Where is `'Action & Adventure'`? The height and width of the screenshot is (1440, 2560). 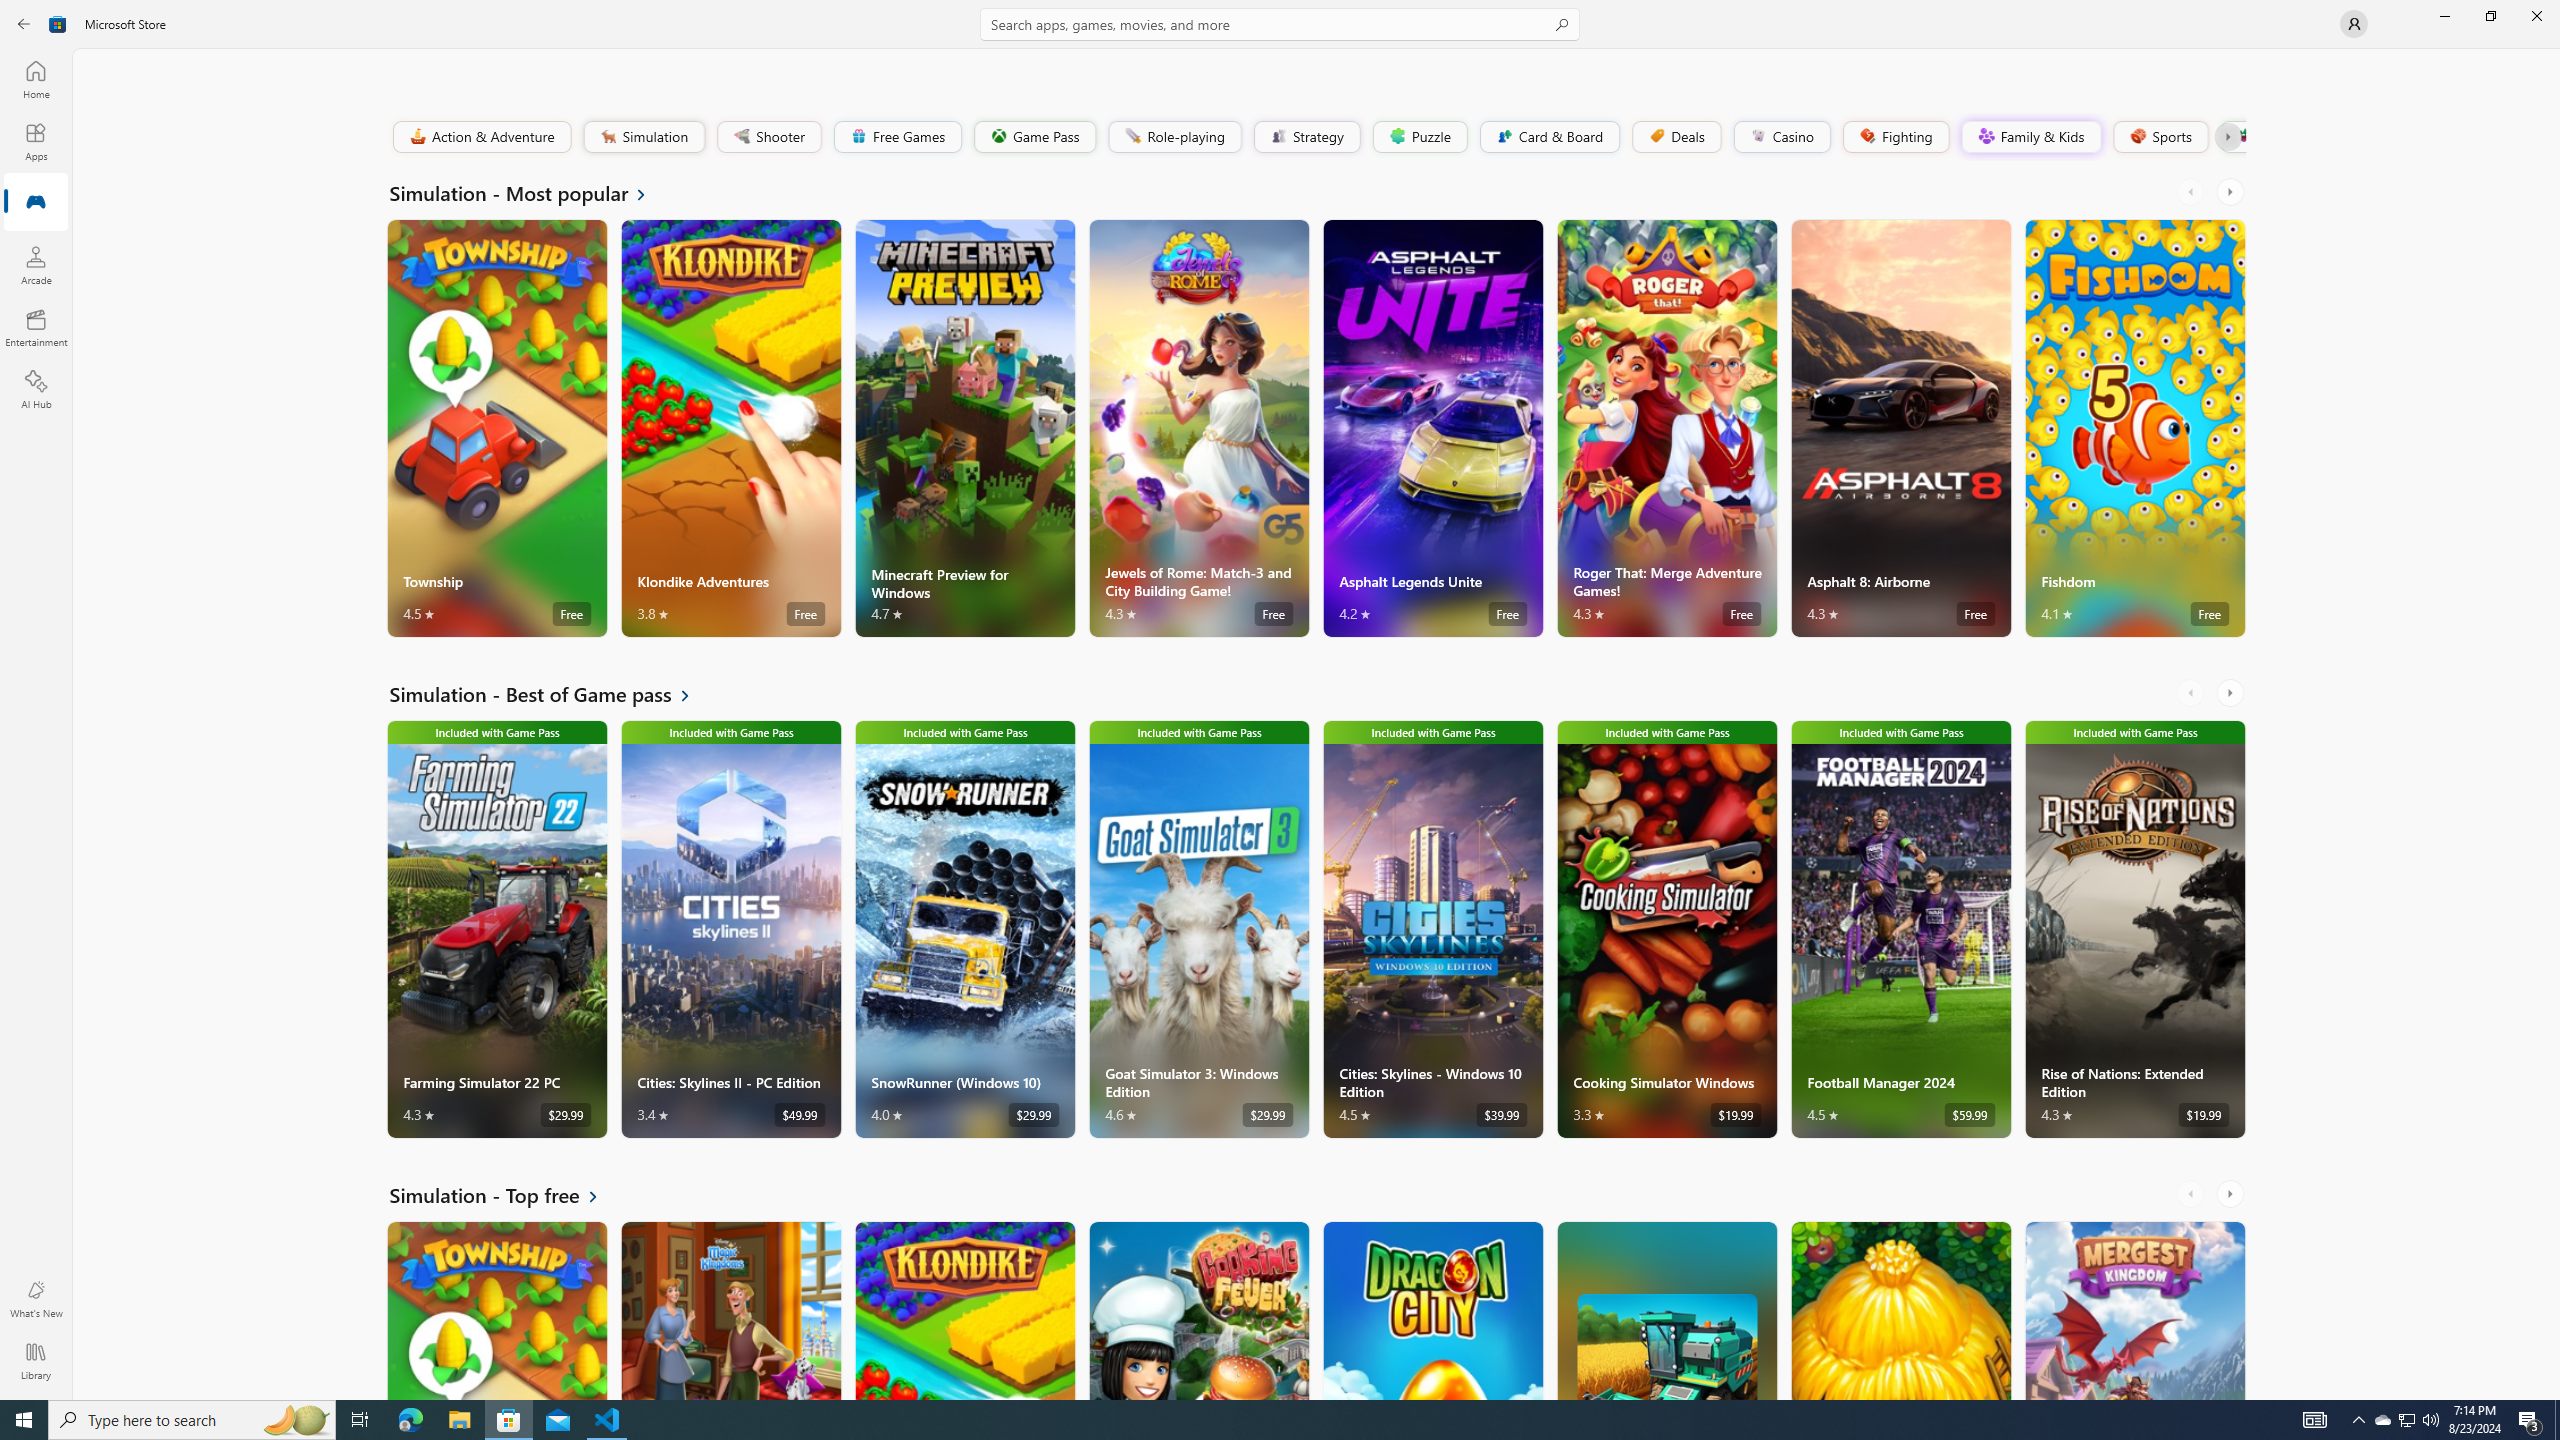
'Action & Adventure' is located at coordinates (481, 135).